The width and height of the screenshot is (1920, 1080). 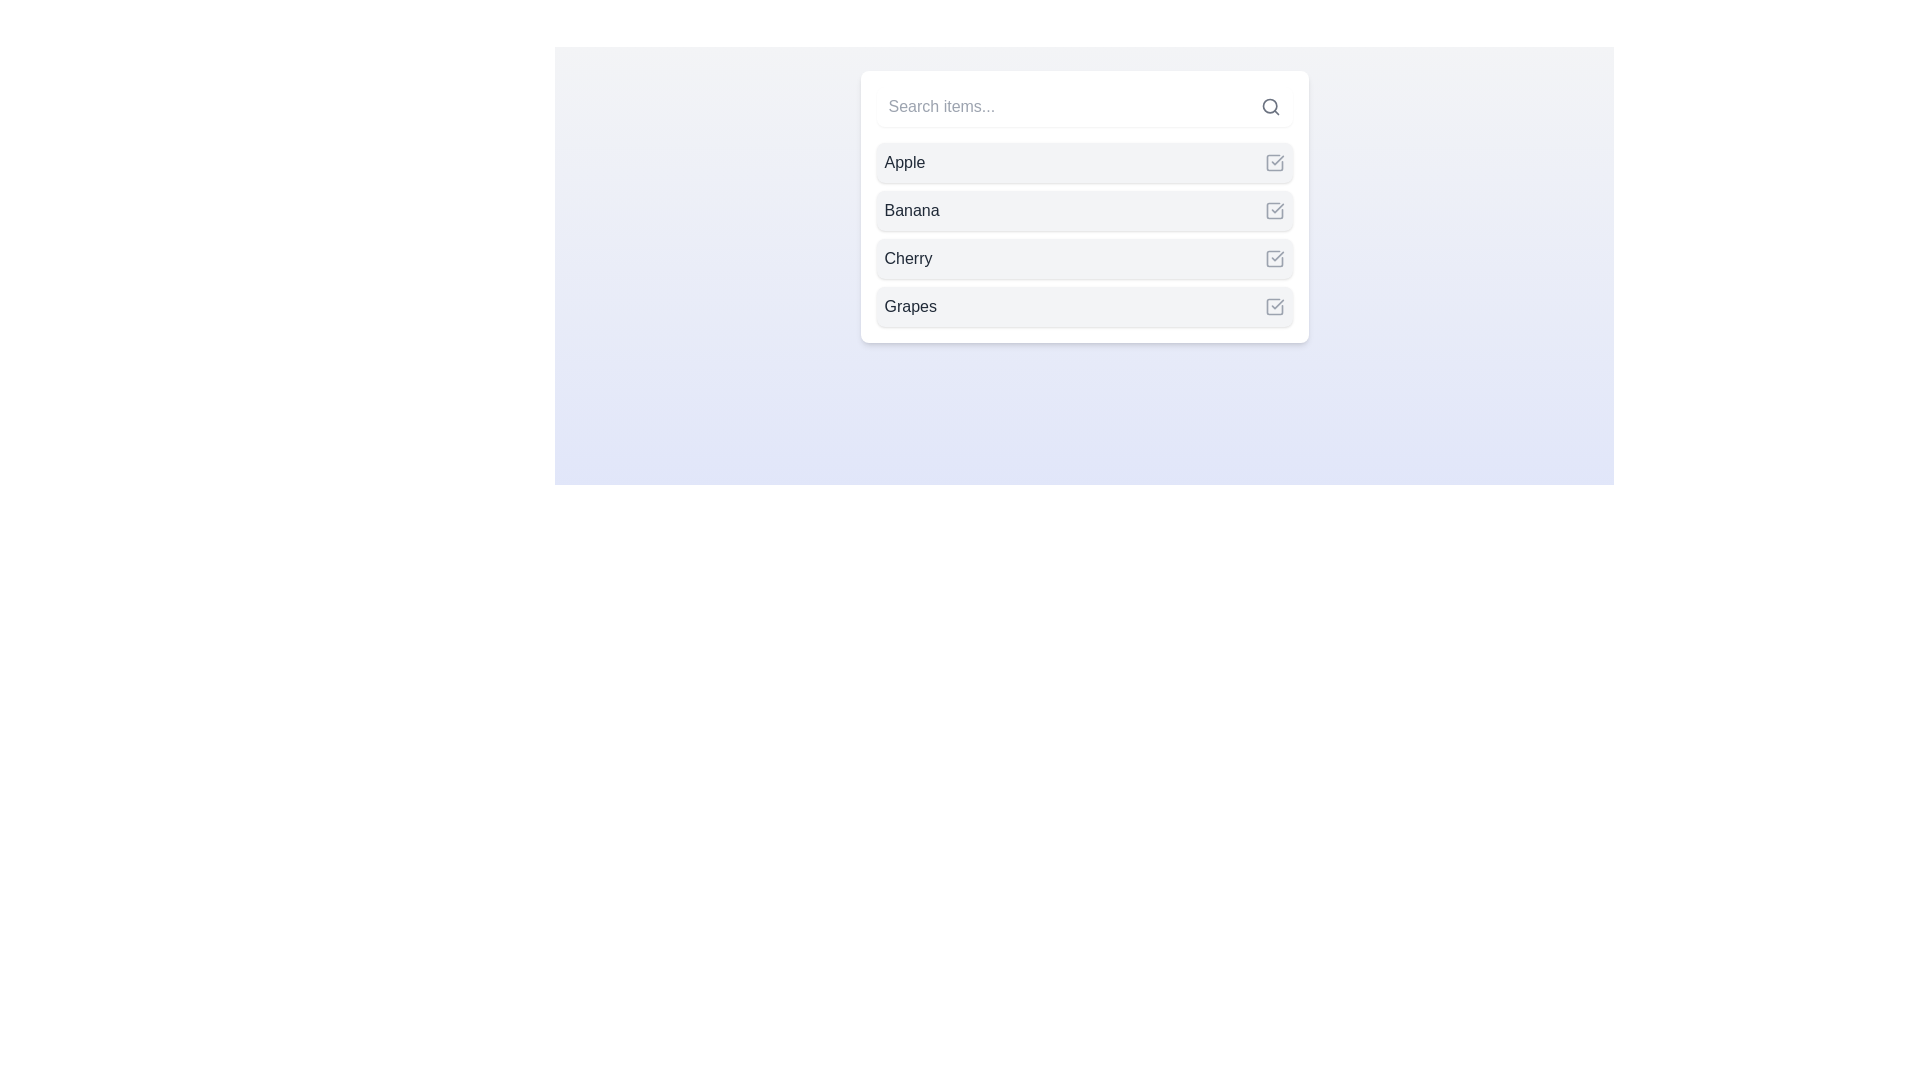 What do you see at coordinates (1273, 307) in the screenshot?
I see `the toggleable checkbox icon with a checkmark, located to the far right of the 'Grapes' list item` at bounding box center [1273, 307].